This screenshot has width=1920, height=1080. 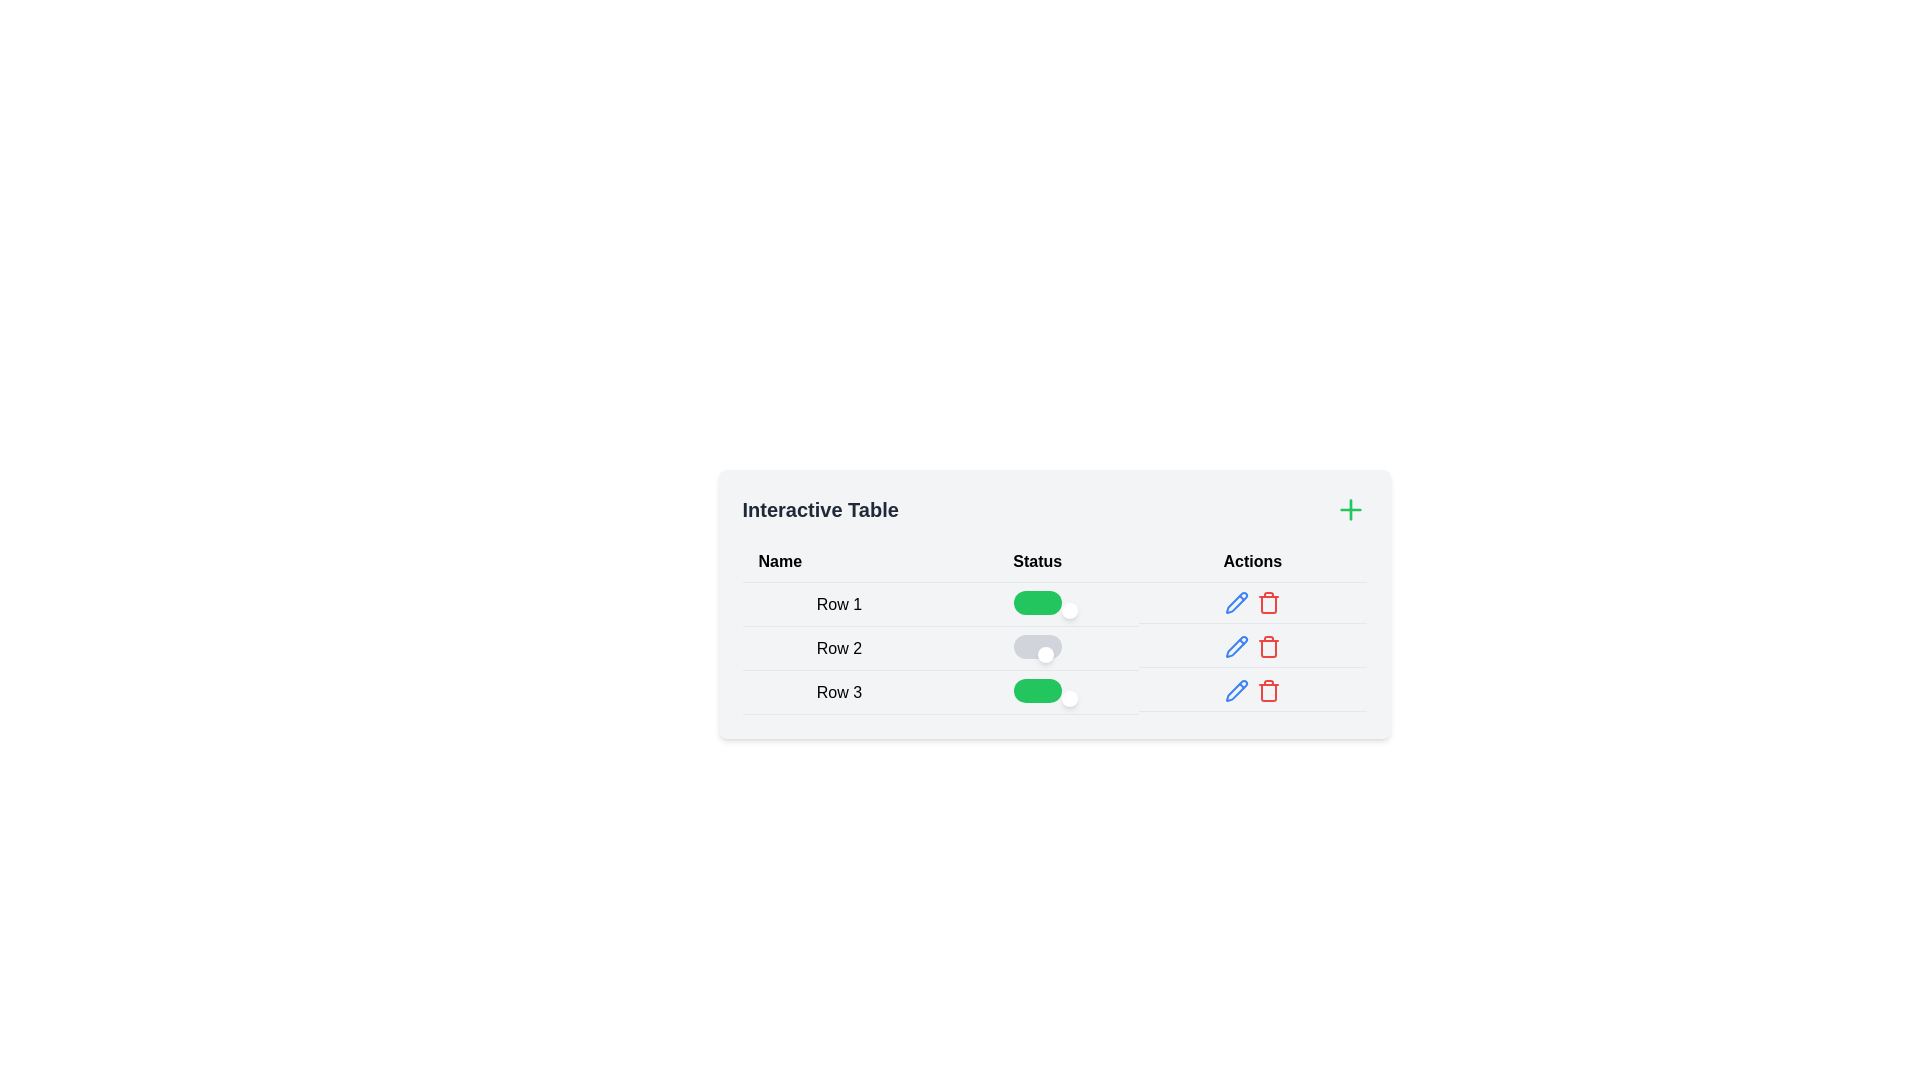 What do you see at coordinates (1053, 648) in the screenshot?
I see `the Toggle switch in the 'Status' column of the second row of the table` at bounding box center [1053, 648].